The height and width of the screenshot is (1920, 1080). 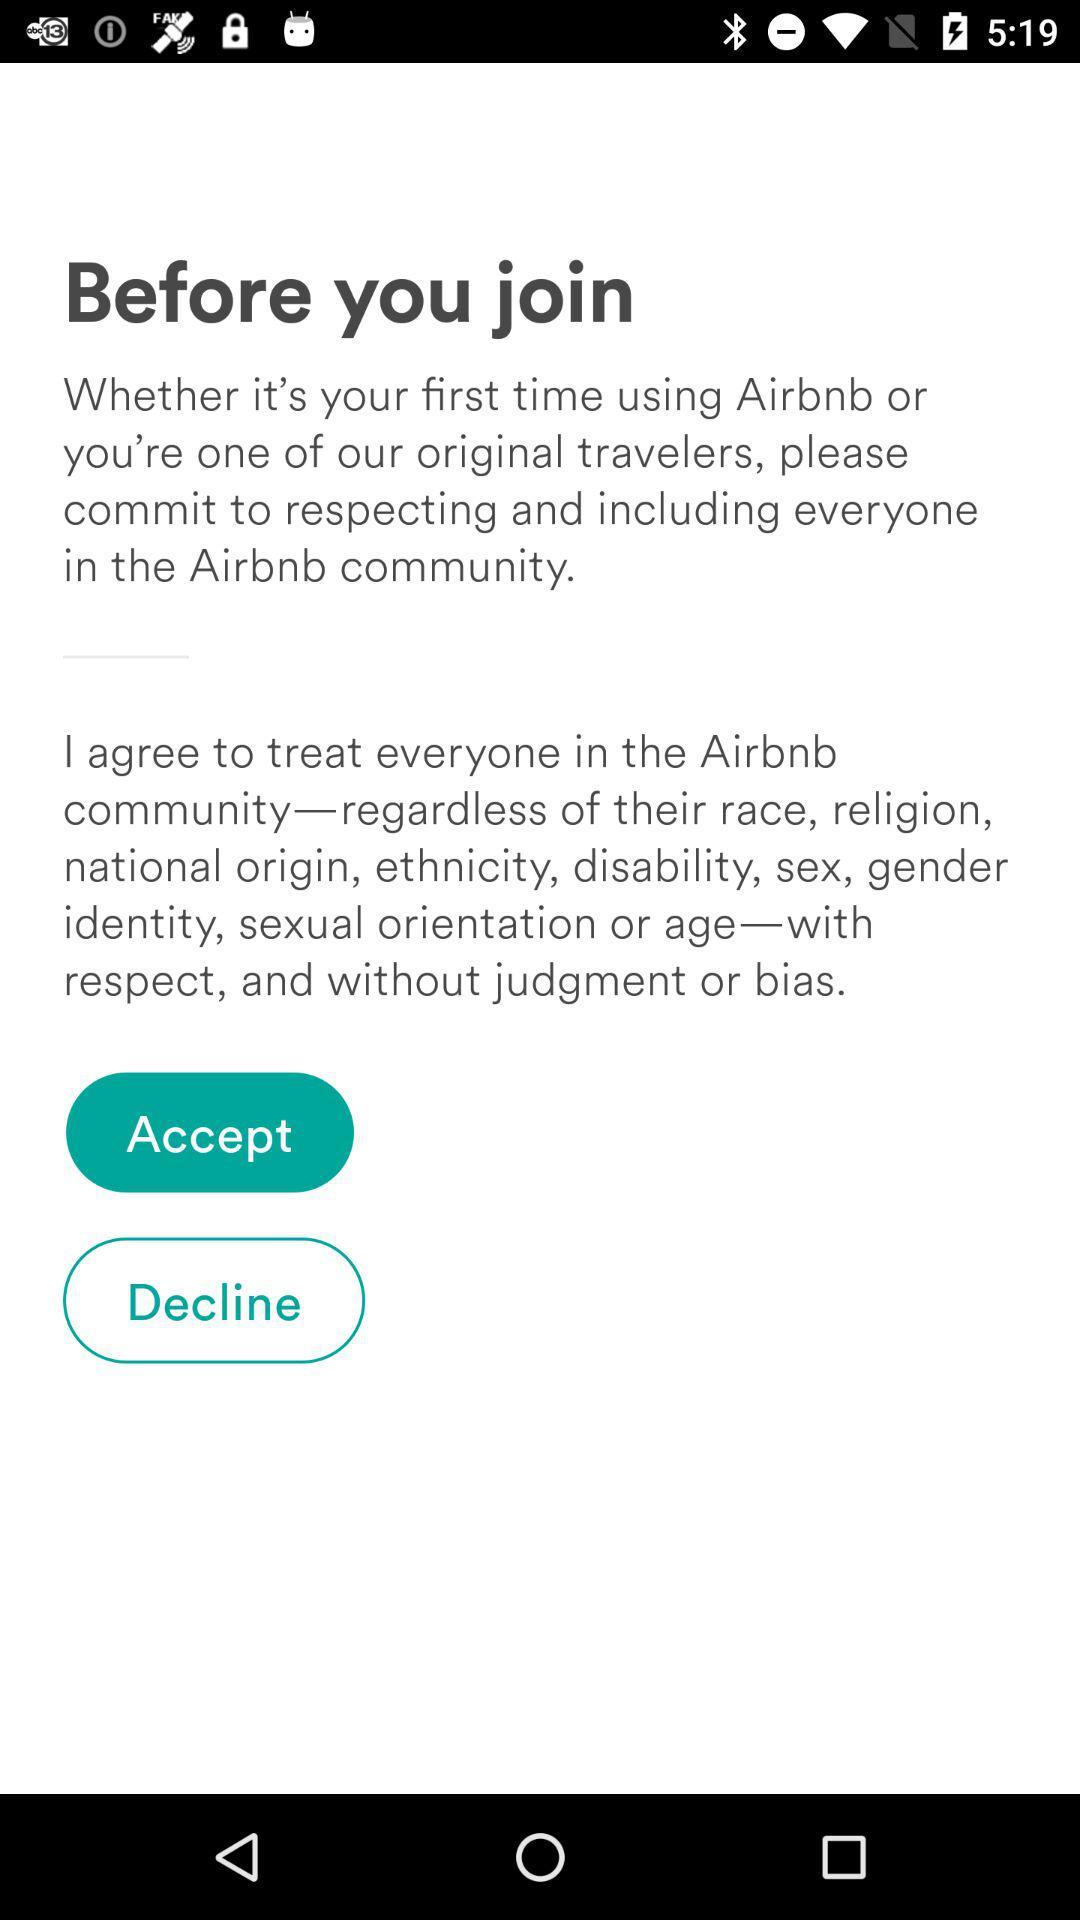 I want to click on the accept item, so click(x=209, y=1132).